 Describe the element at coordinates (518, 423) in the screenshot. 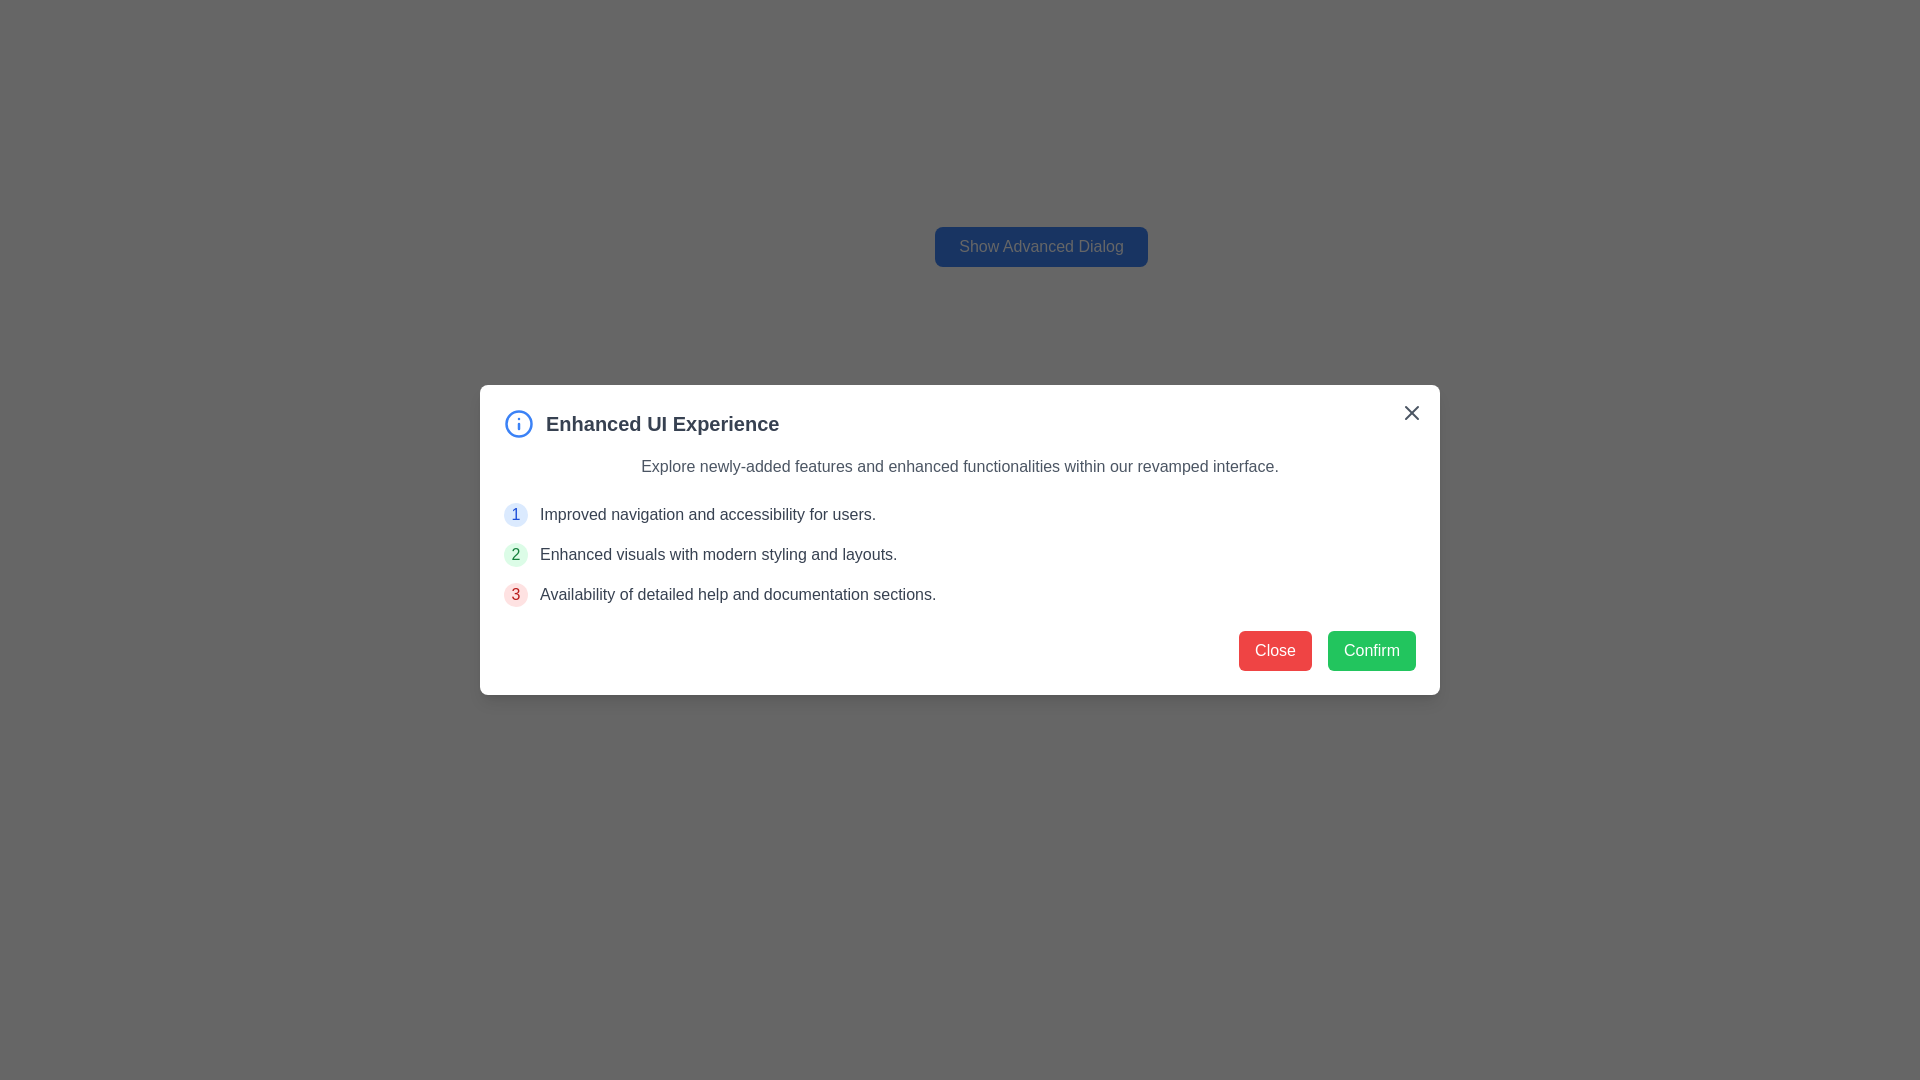

I see `the blue circular SVG icon that represents the outermost circle of an 'info' symbol, located at the center of the dialog box` at that location.